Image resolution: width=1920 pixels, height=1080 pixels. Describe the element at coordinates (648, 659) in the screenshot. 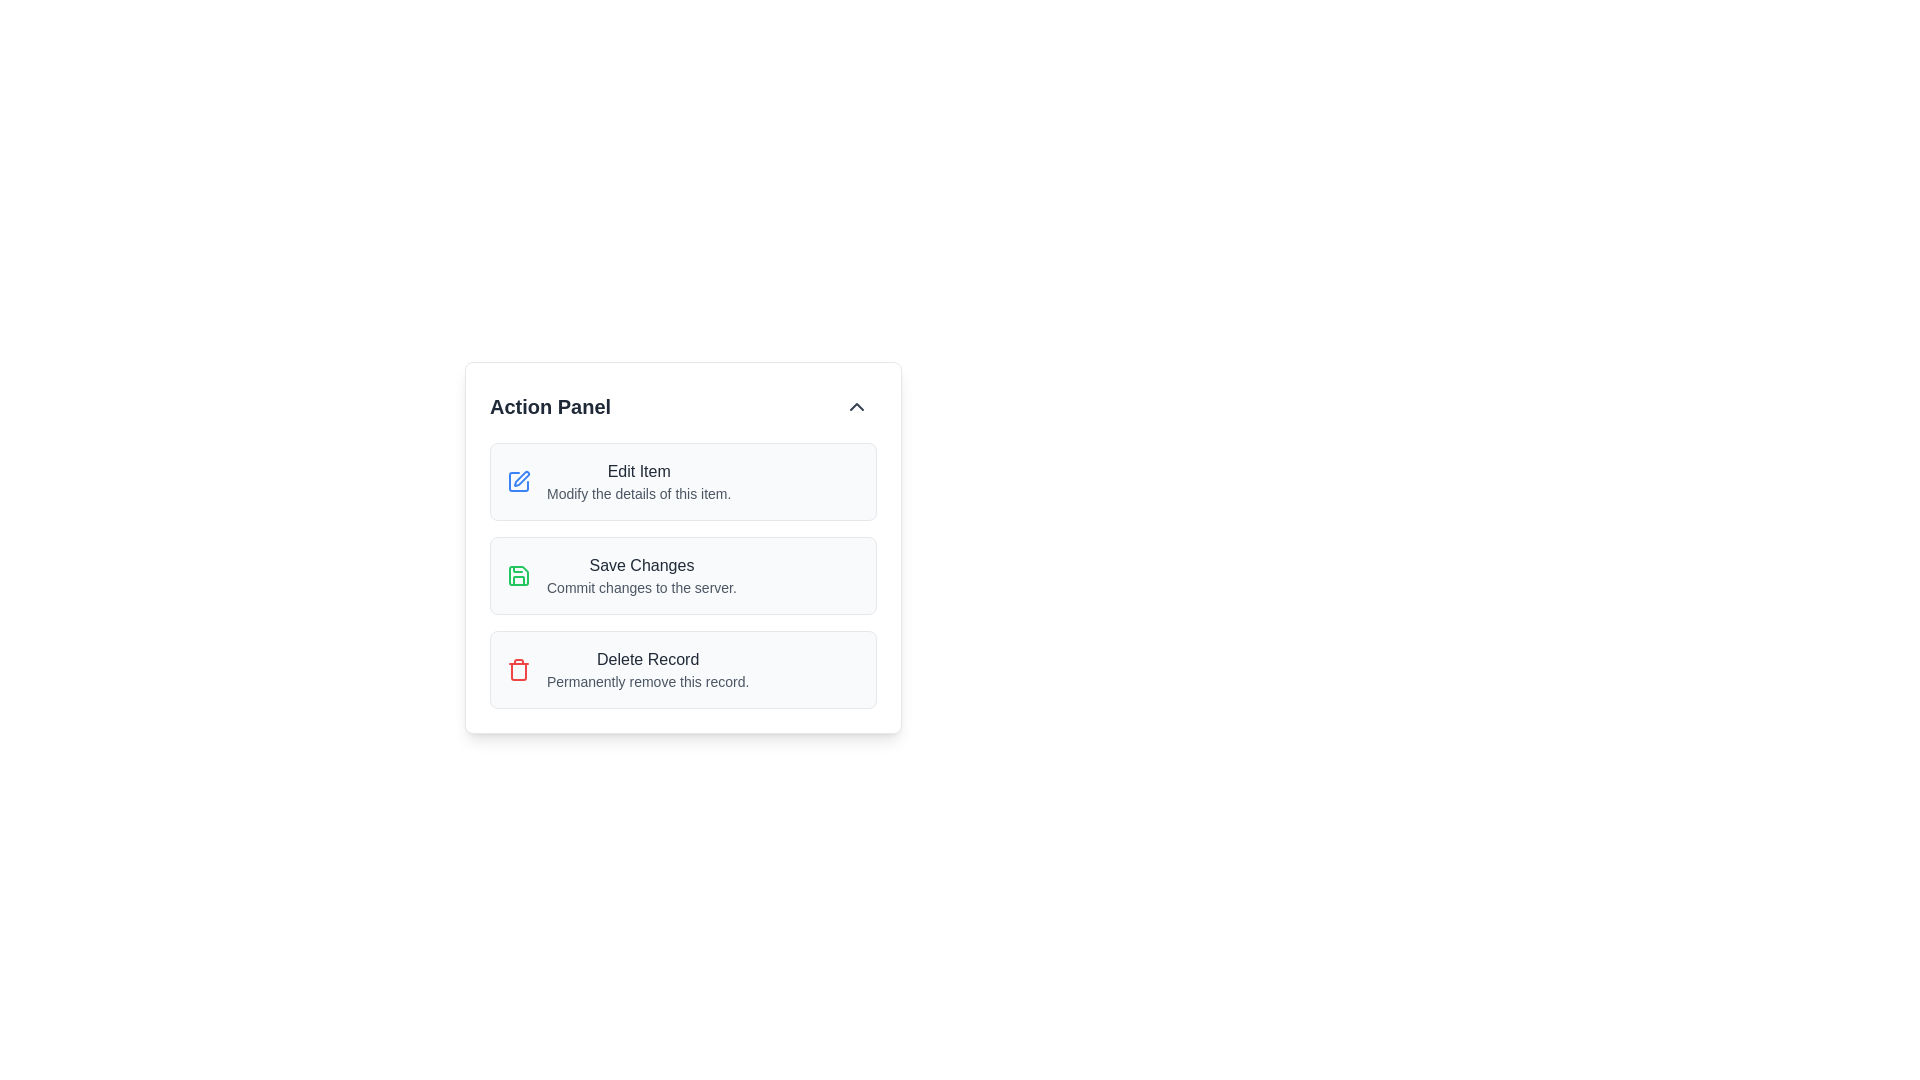

I see `text from the 'Delete Record' label, which is styled in medium-weight dark gray font and positioned above the descriptive text in the Action Panel` at that location.